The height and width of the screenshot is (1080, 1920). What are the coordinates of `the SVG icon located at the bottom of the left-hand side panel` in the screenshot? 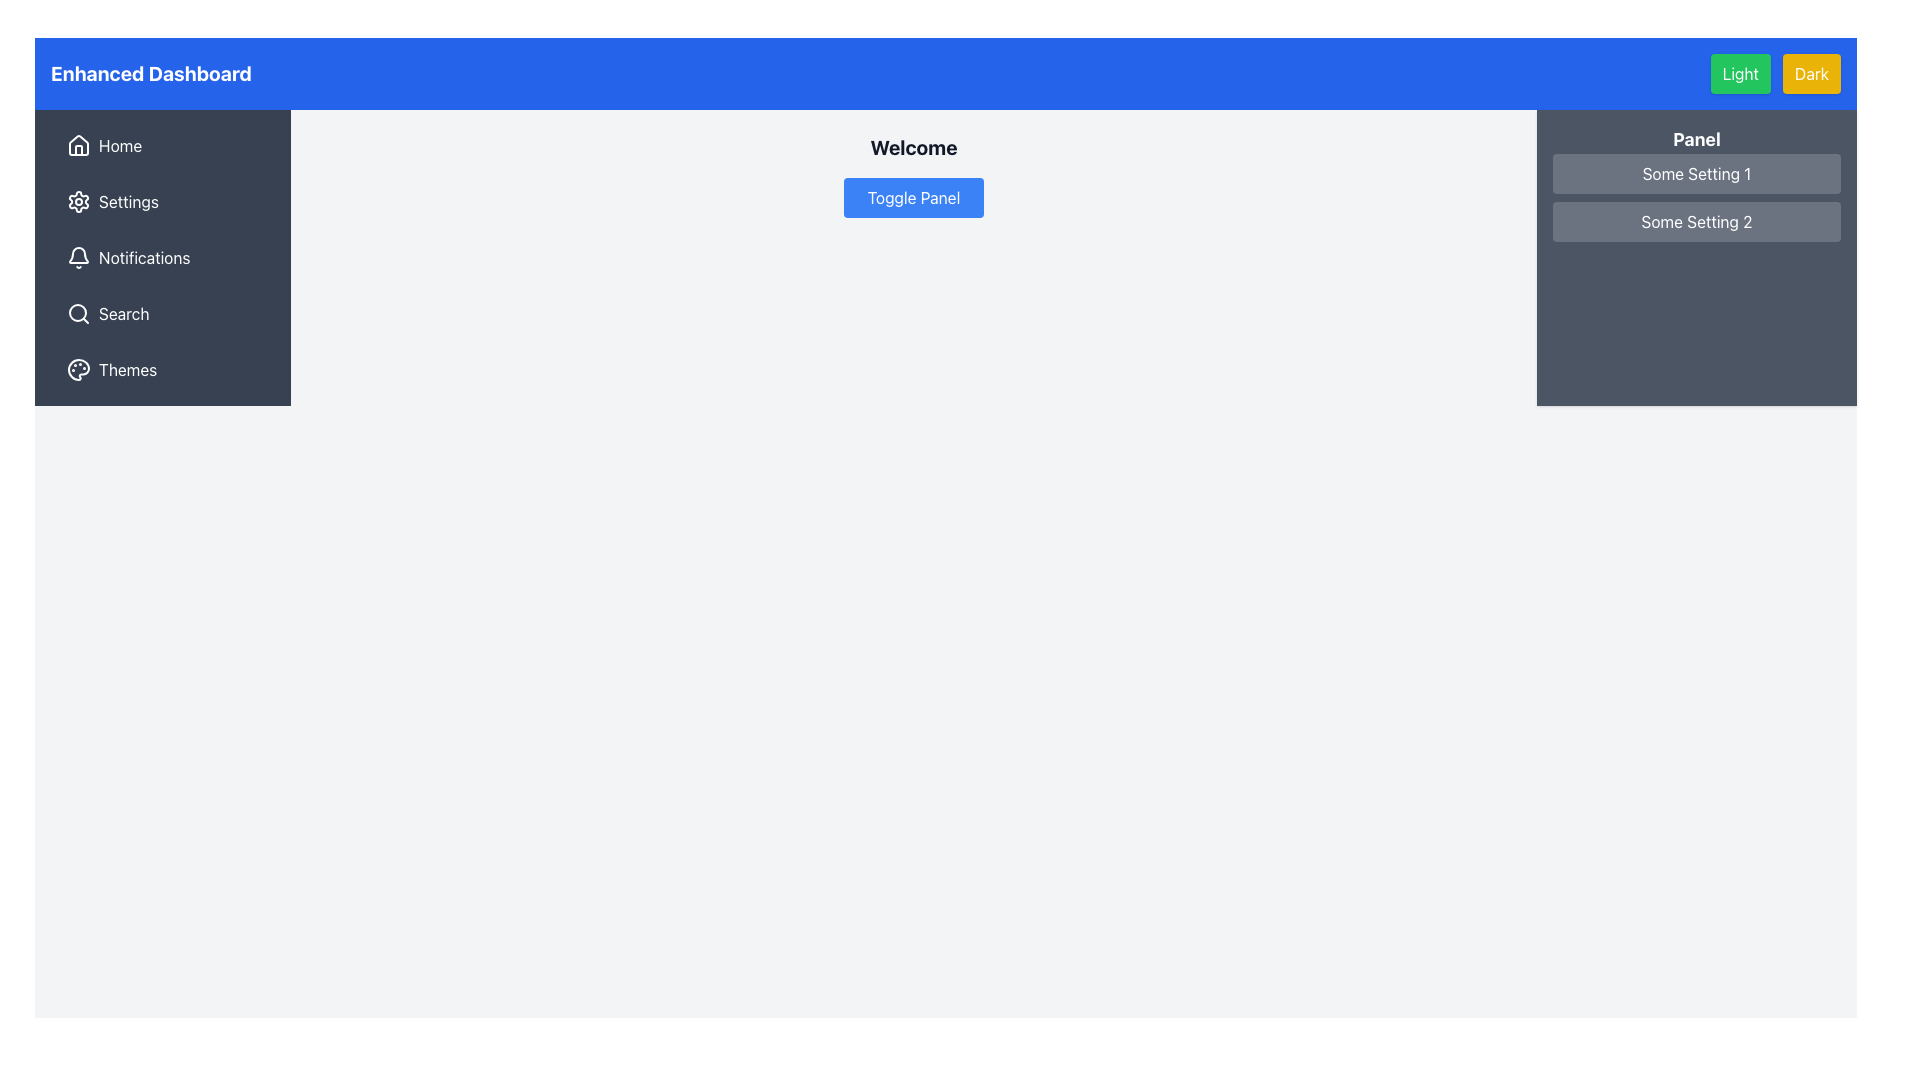 It's located at (78, 370).